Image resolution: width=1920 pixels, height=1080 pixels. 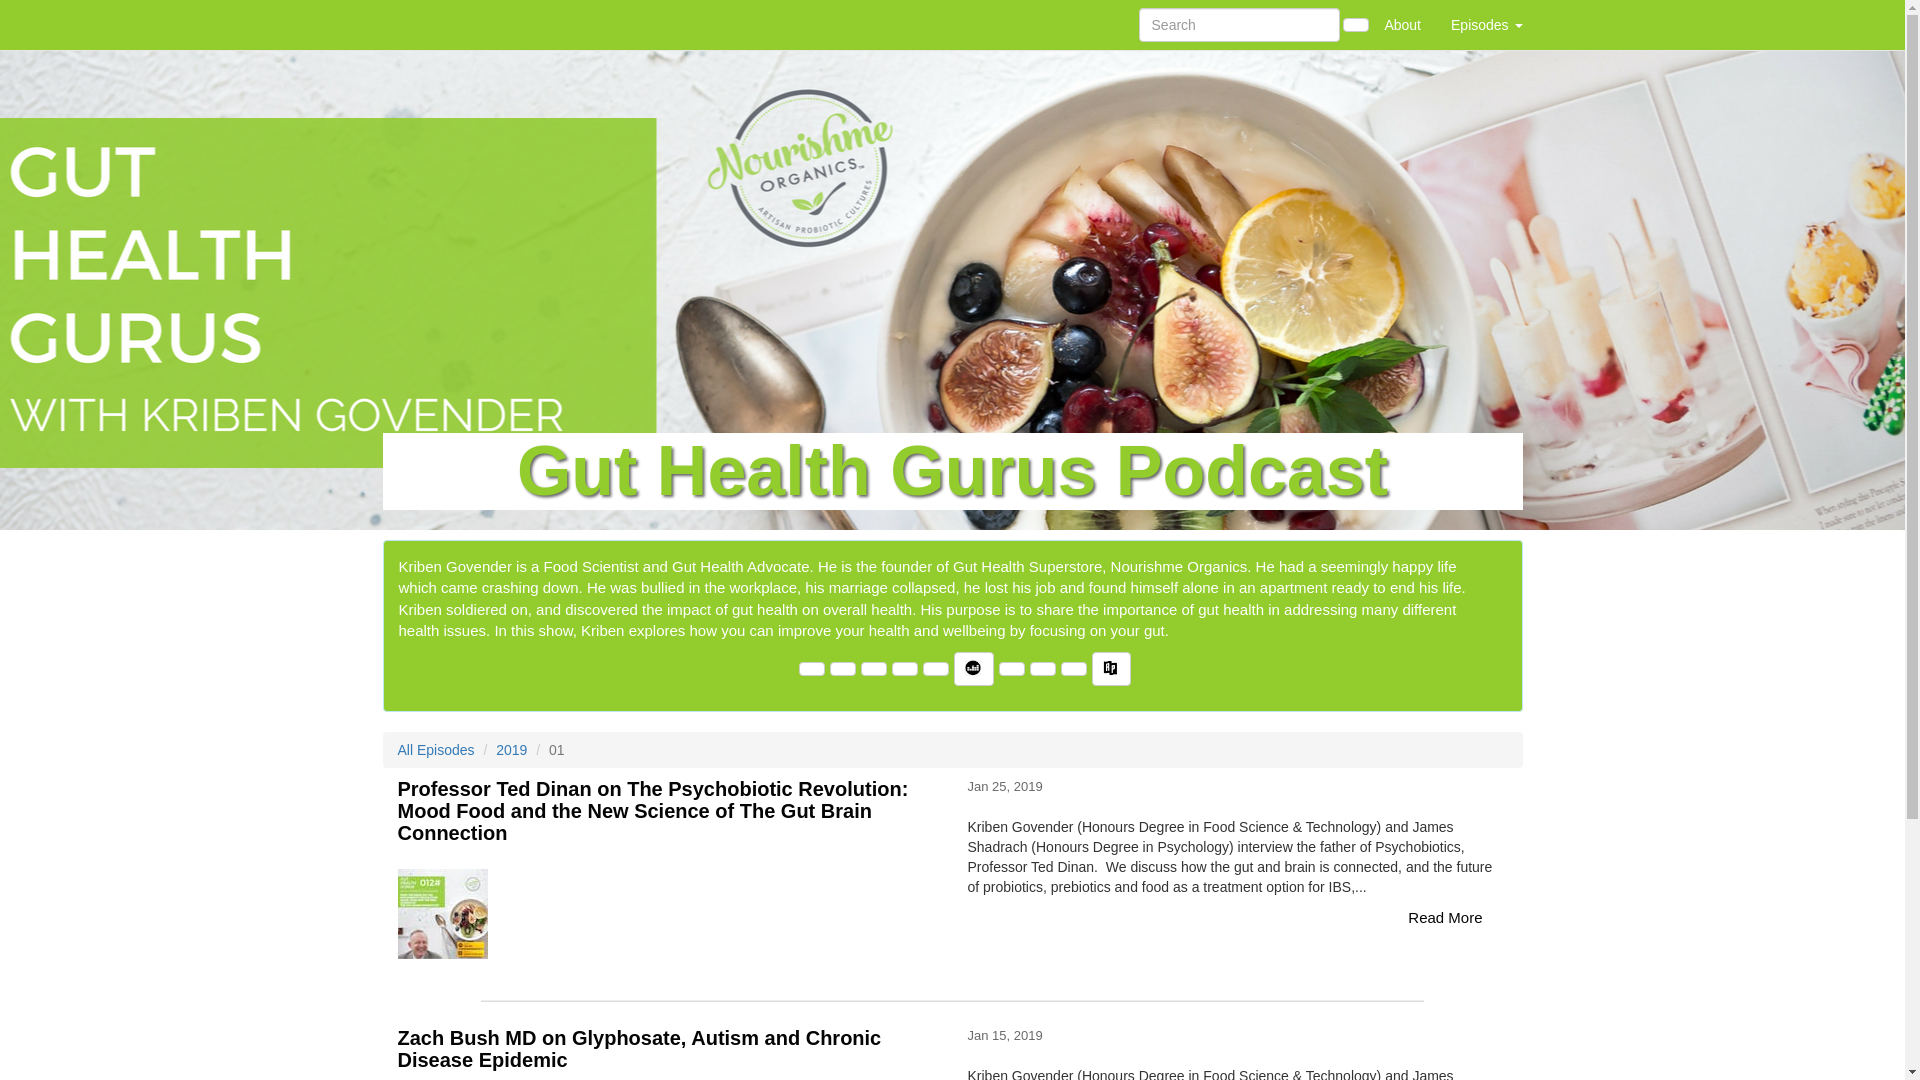 I want to click on 'Home Page', so click(x=421, y=24).